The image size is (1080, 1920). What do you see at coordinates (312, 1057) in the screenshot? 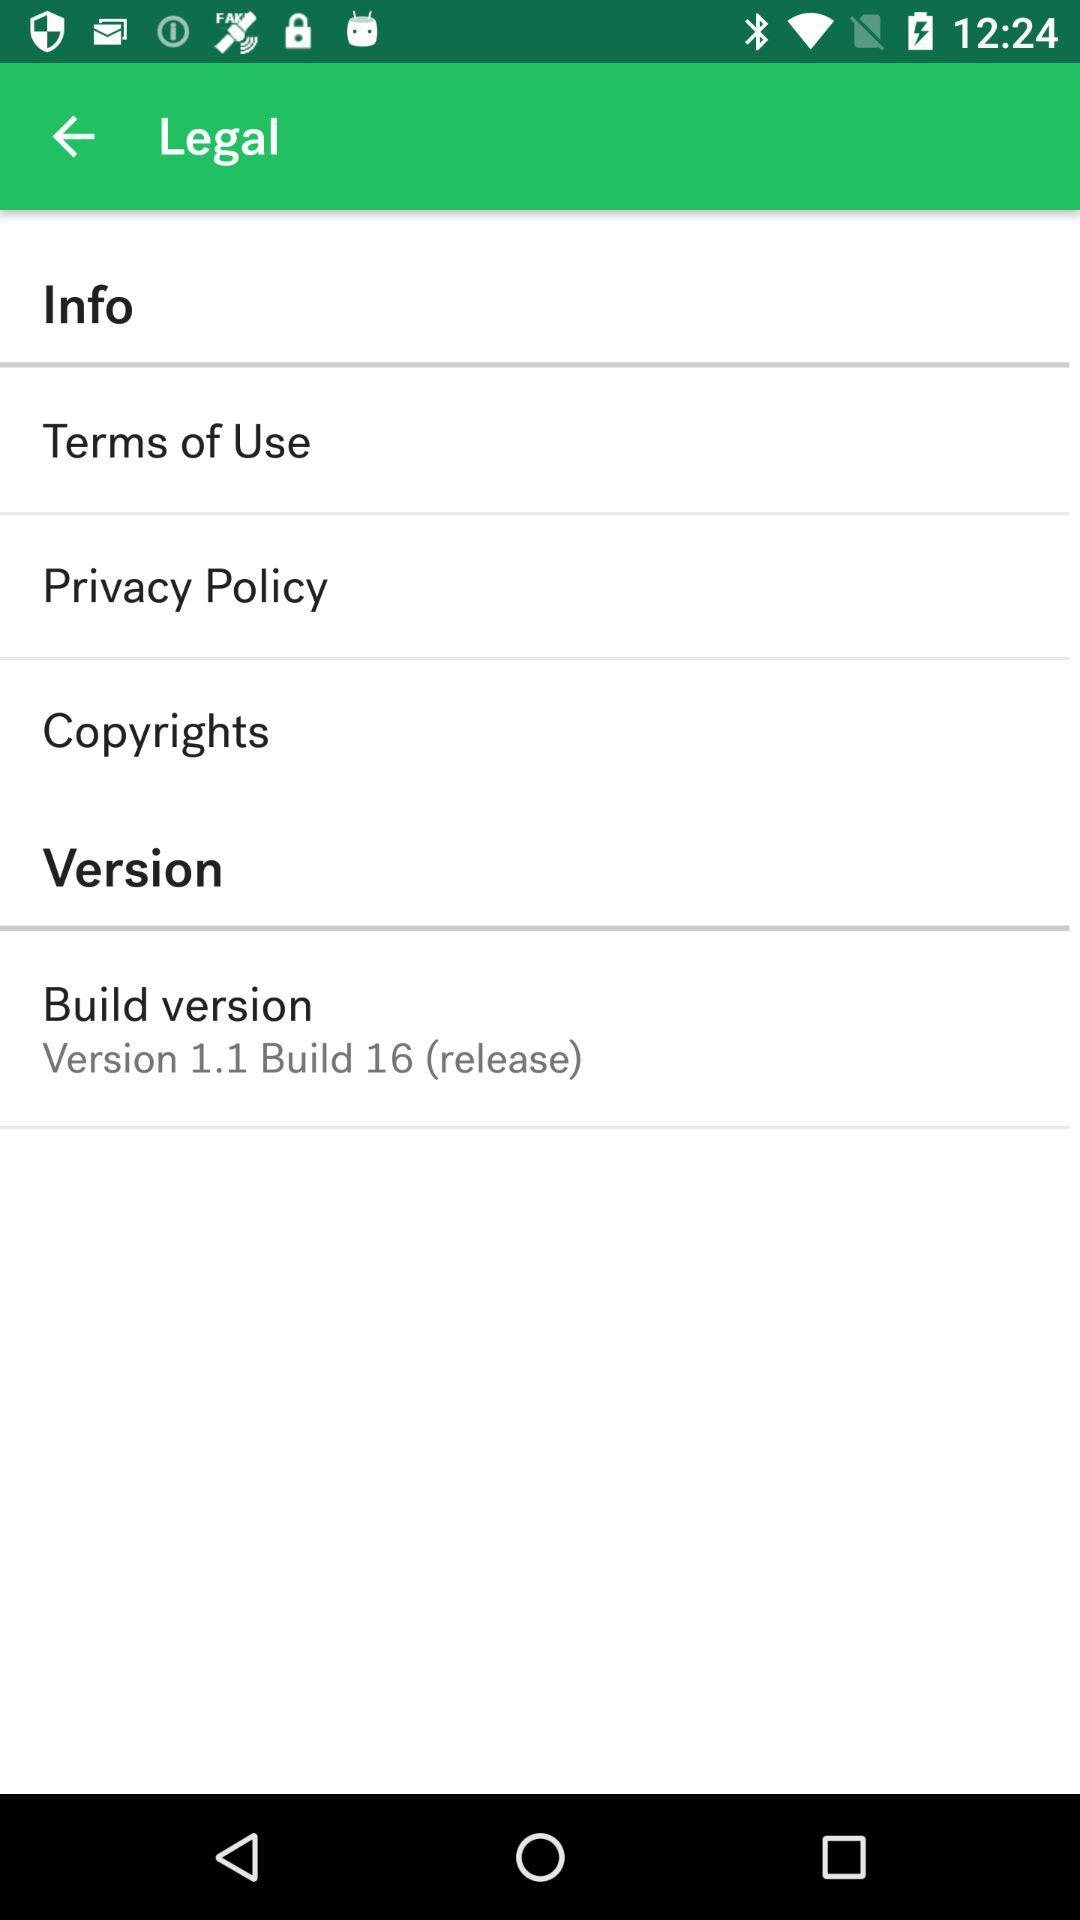
I see `the version 1 1 icon` at bounding box center [312, 1057].